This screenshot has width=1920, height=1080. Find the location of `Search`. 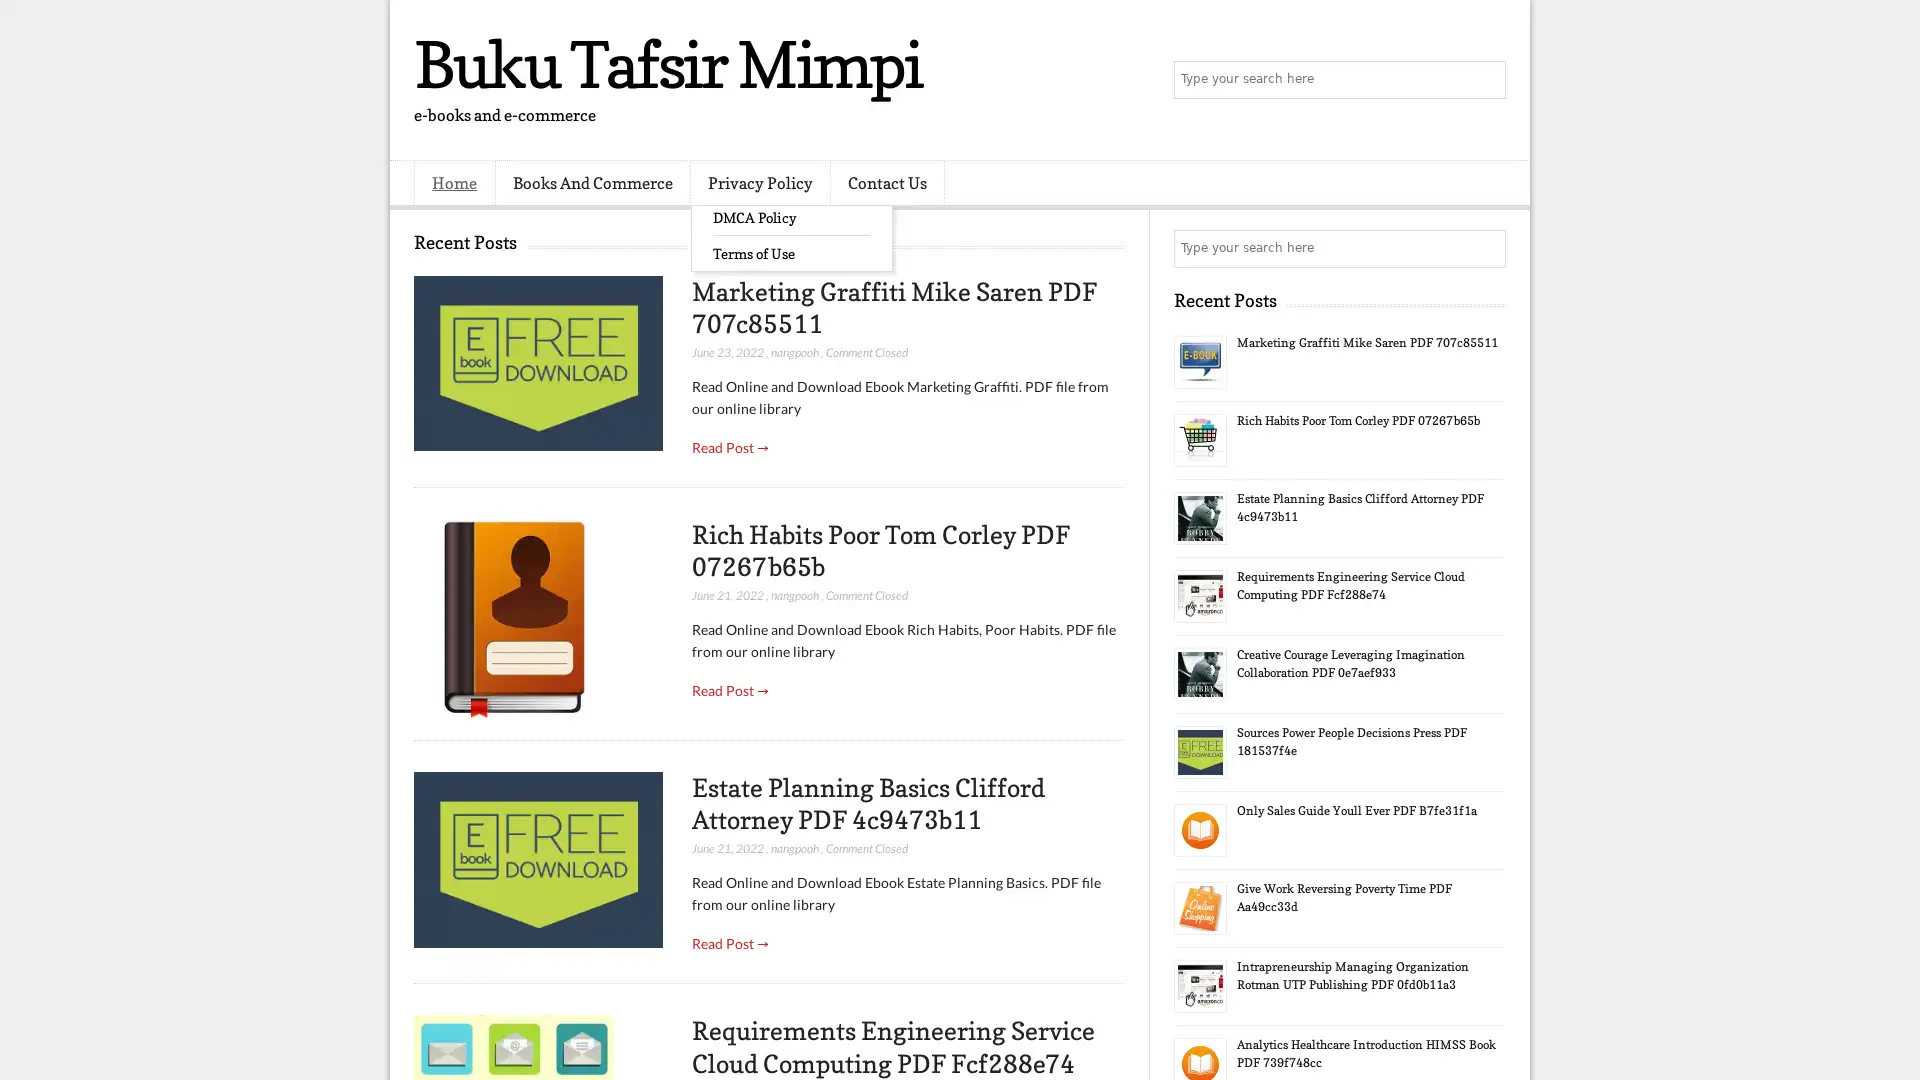

Search is located at coordinates (1485, 80).